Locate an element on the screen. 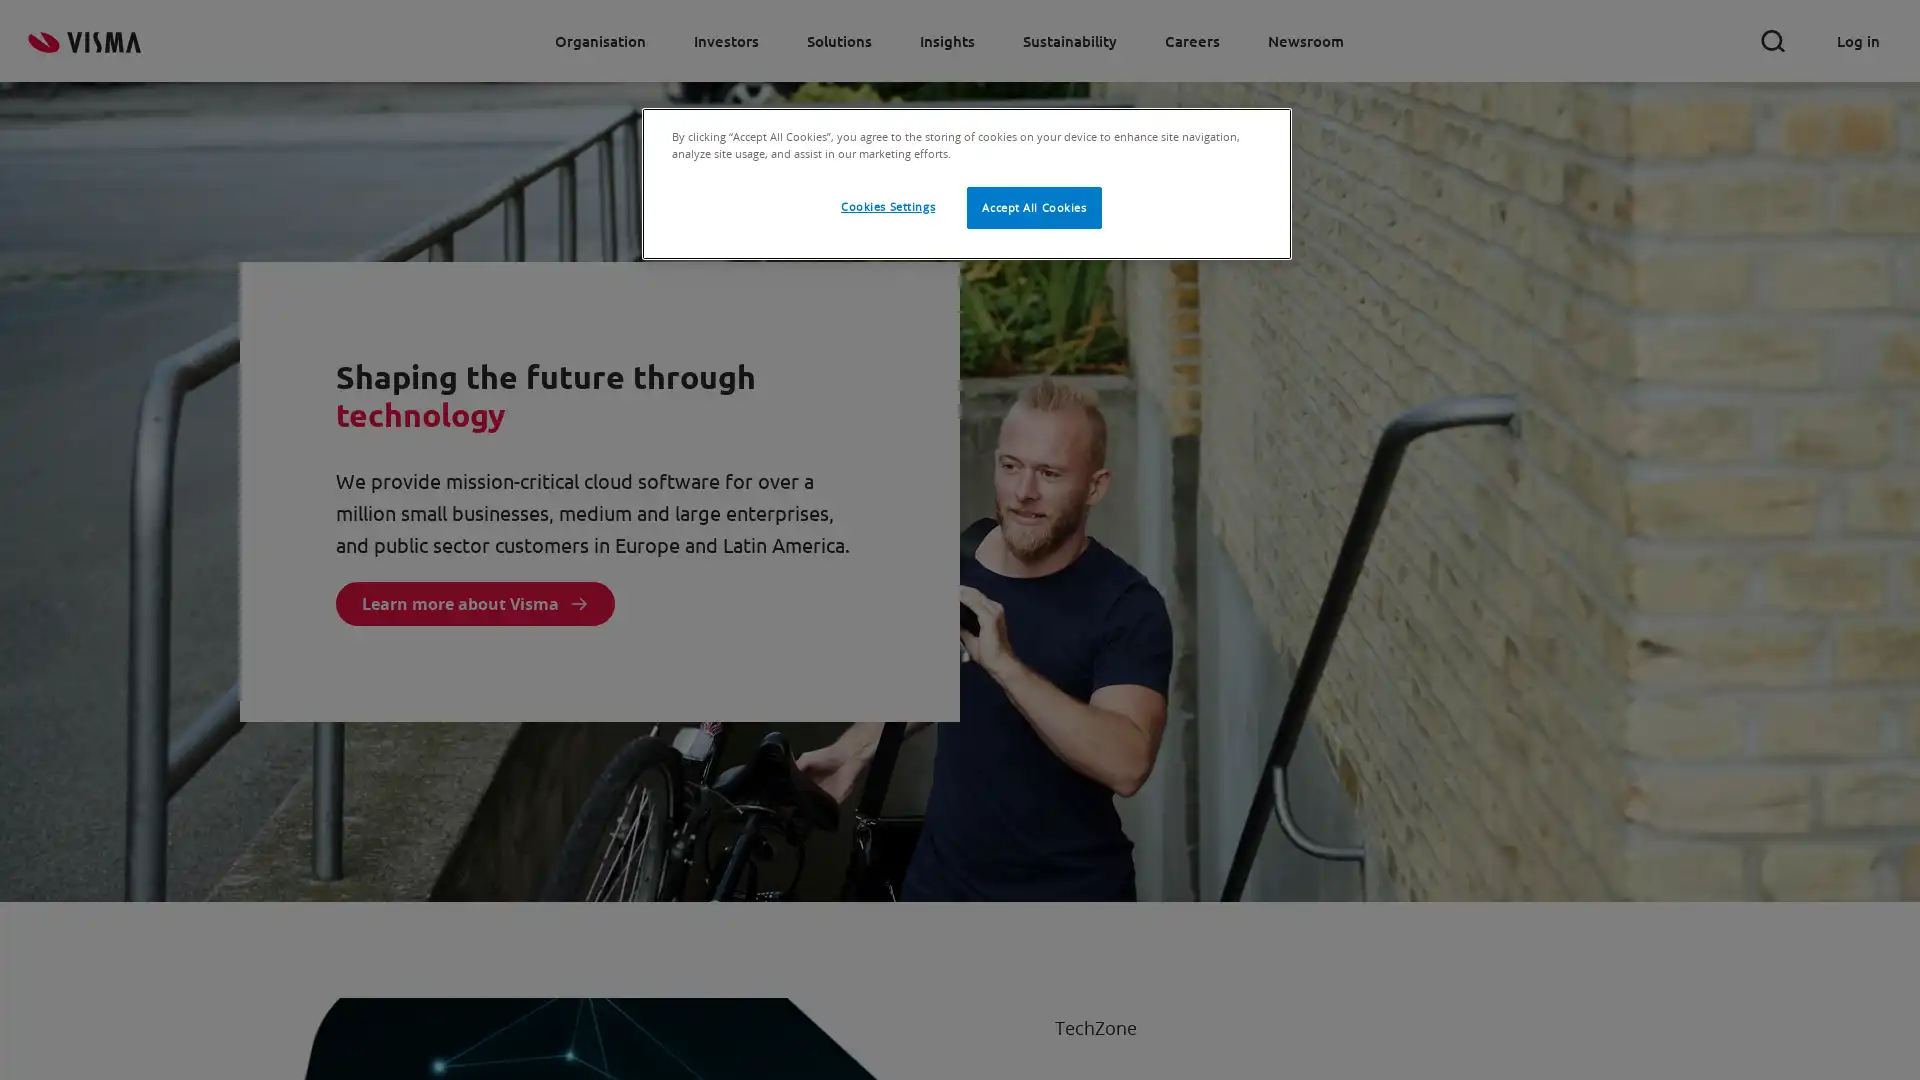  Cookies Settings is located at coordinates (886, 207).